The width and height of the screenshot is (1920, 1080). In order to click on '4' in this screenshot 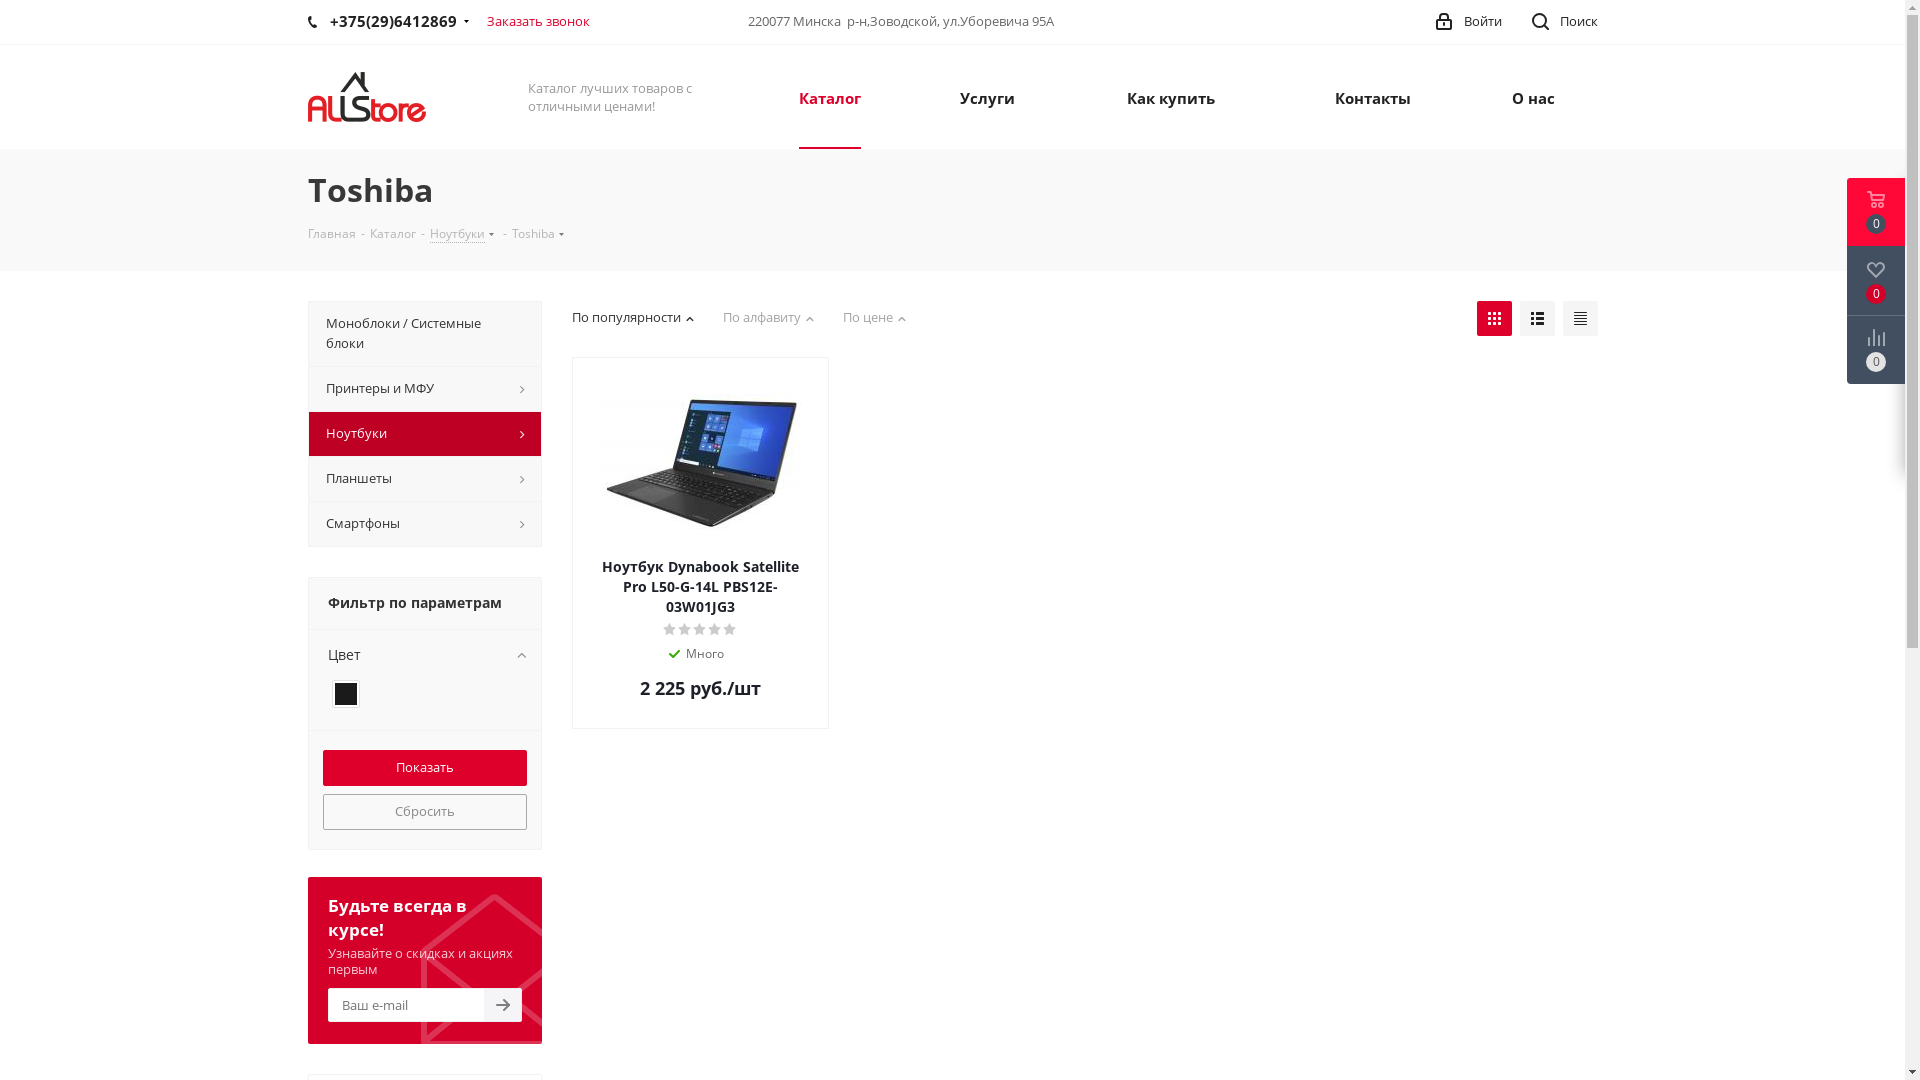, I will do `click(715, 628)`.